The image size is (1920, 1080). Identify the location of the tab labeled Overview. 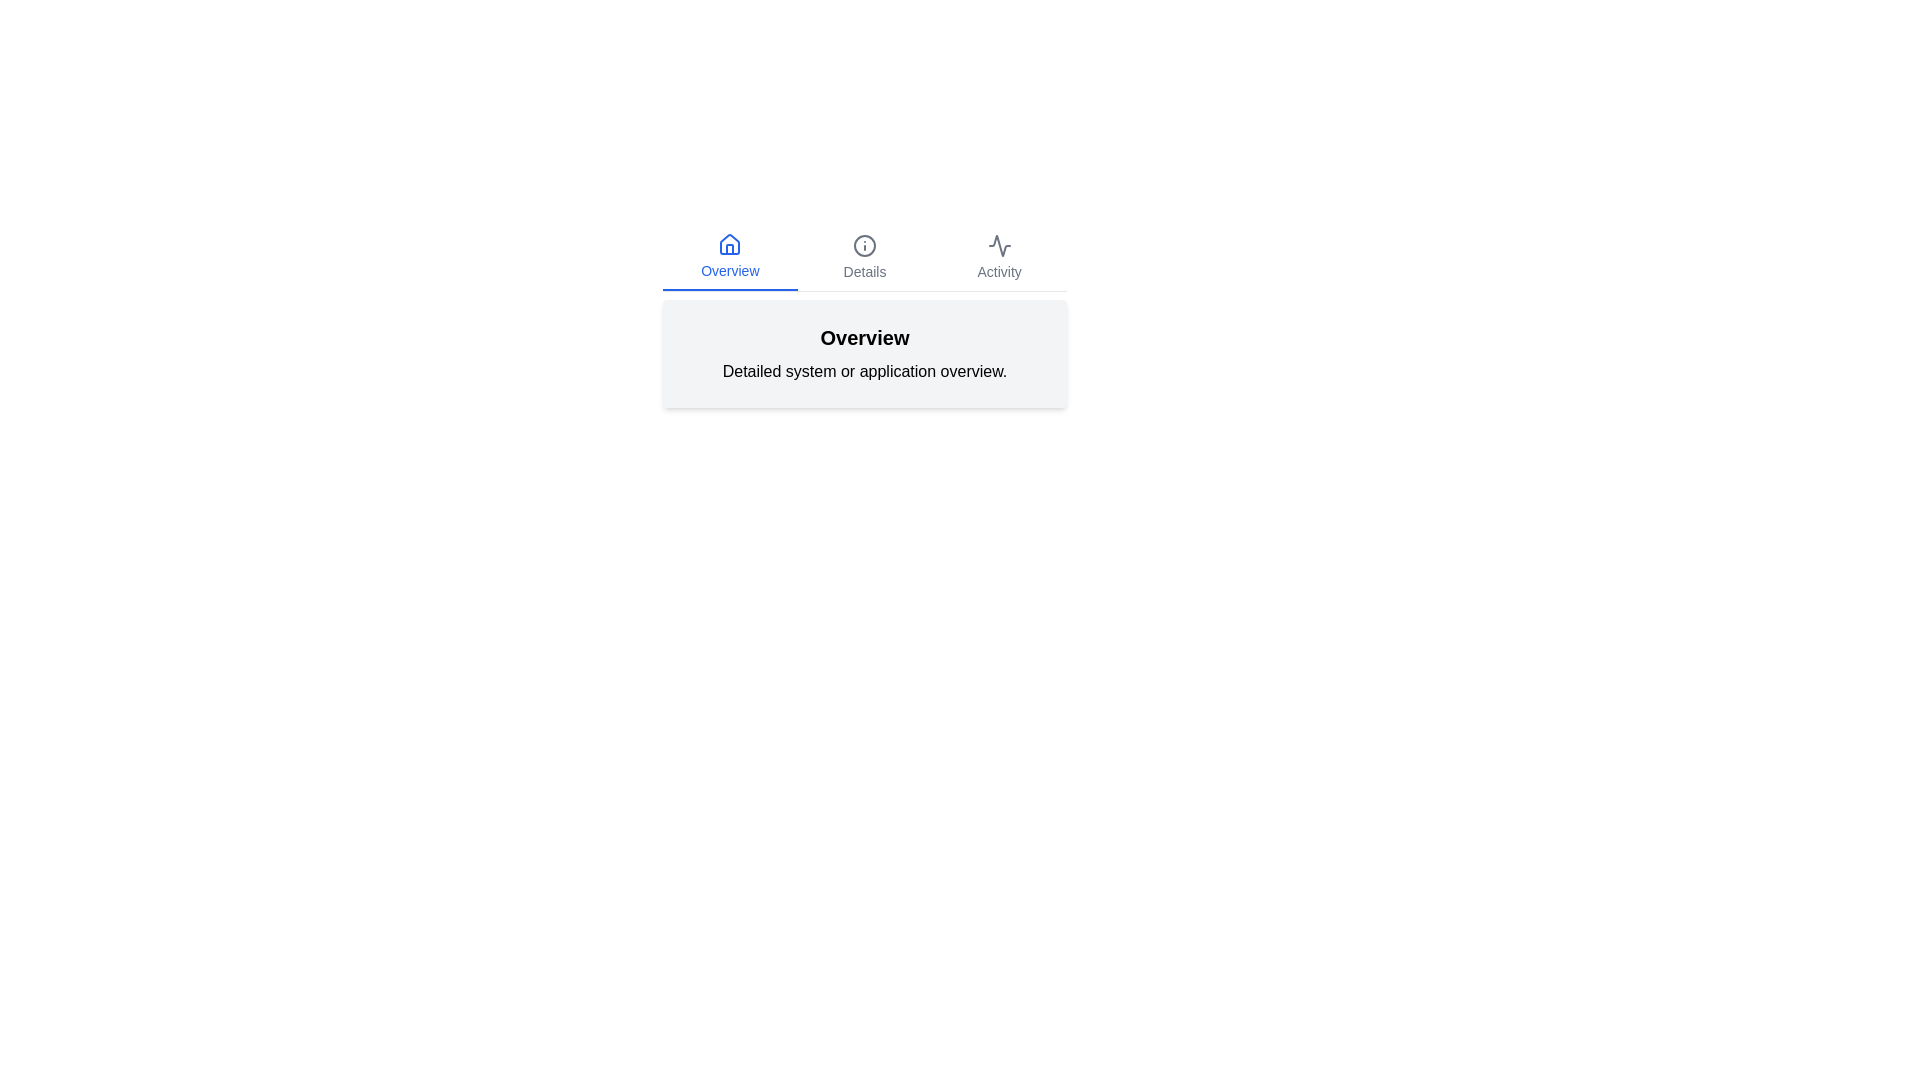
(728, 257).